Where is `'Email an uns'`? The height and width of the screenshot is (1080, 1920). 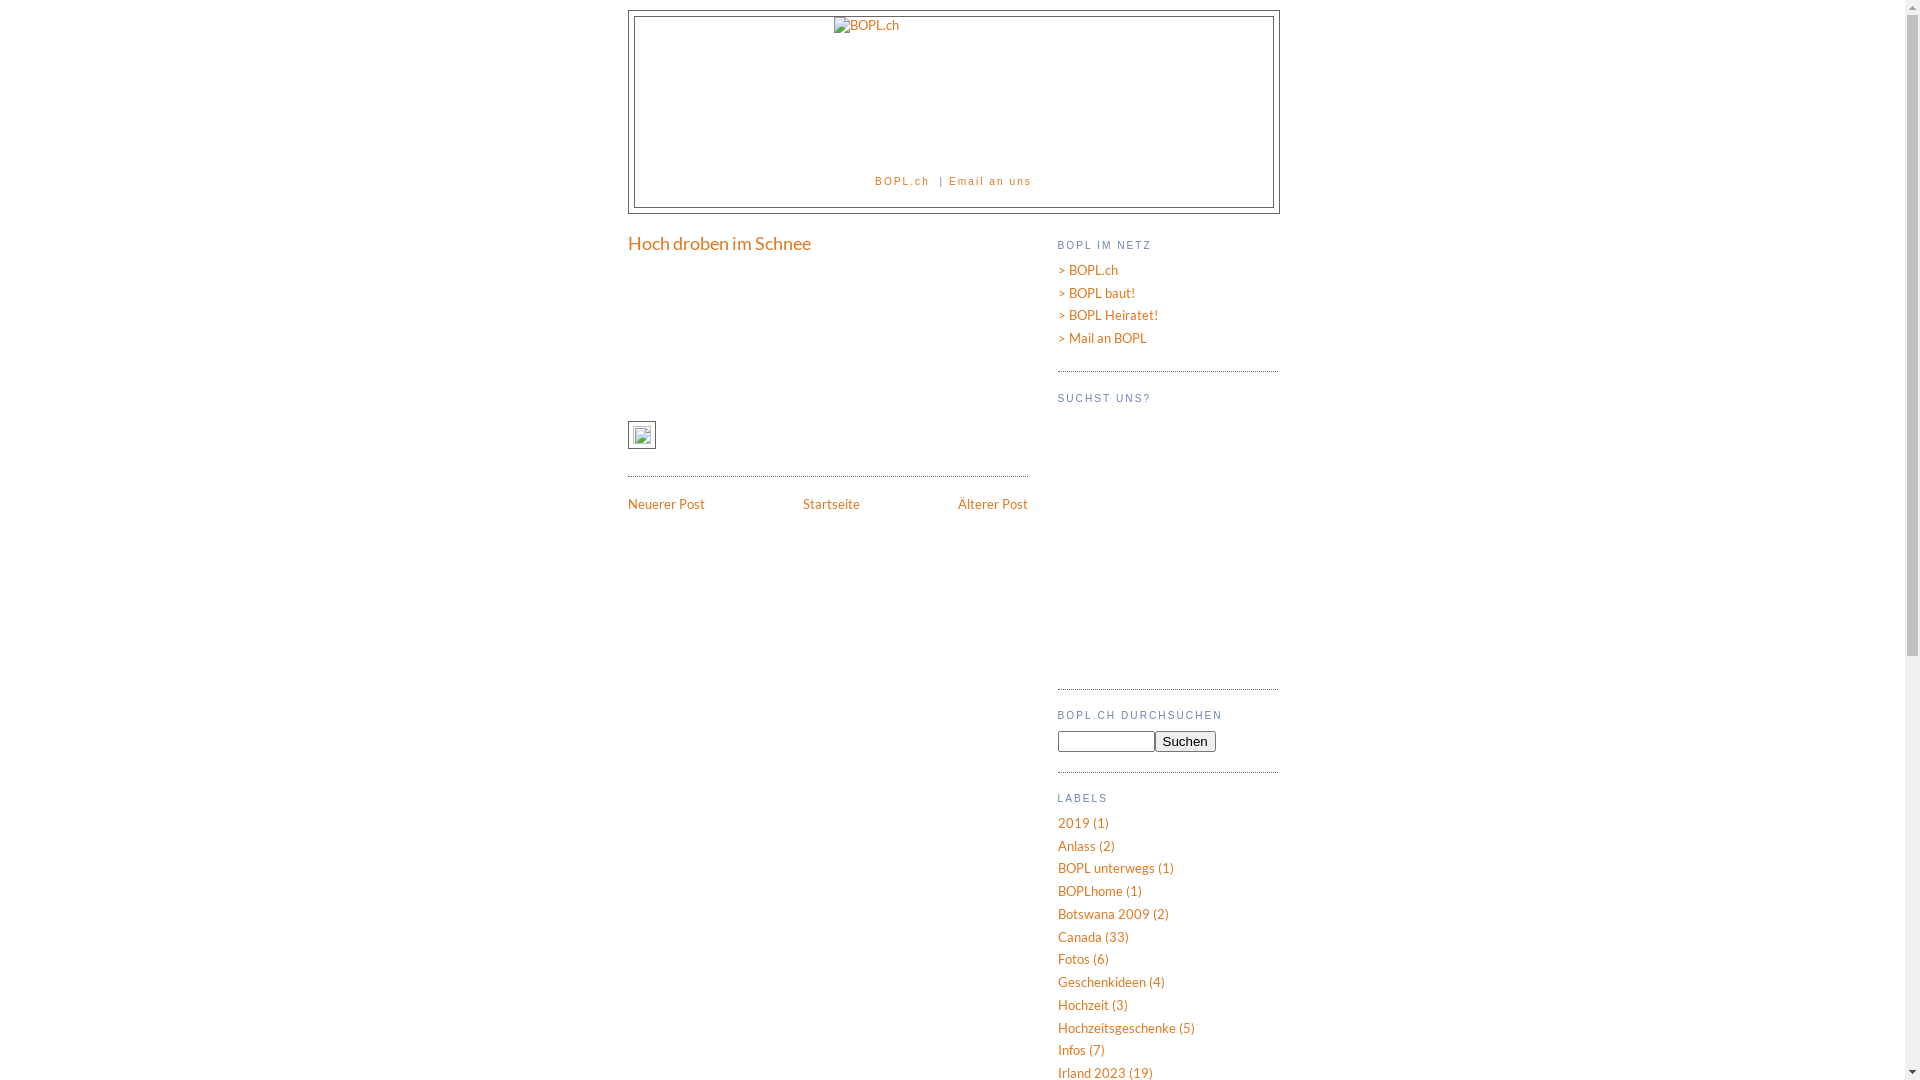
'Email an uns' is located at coordinates (948, 181).